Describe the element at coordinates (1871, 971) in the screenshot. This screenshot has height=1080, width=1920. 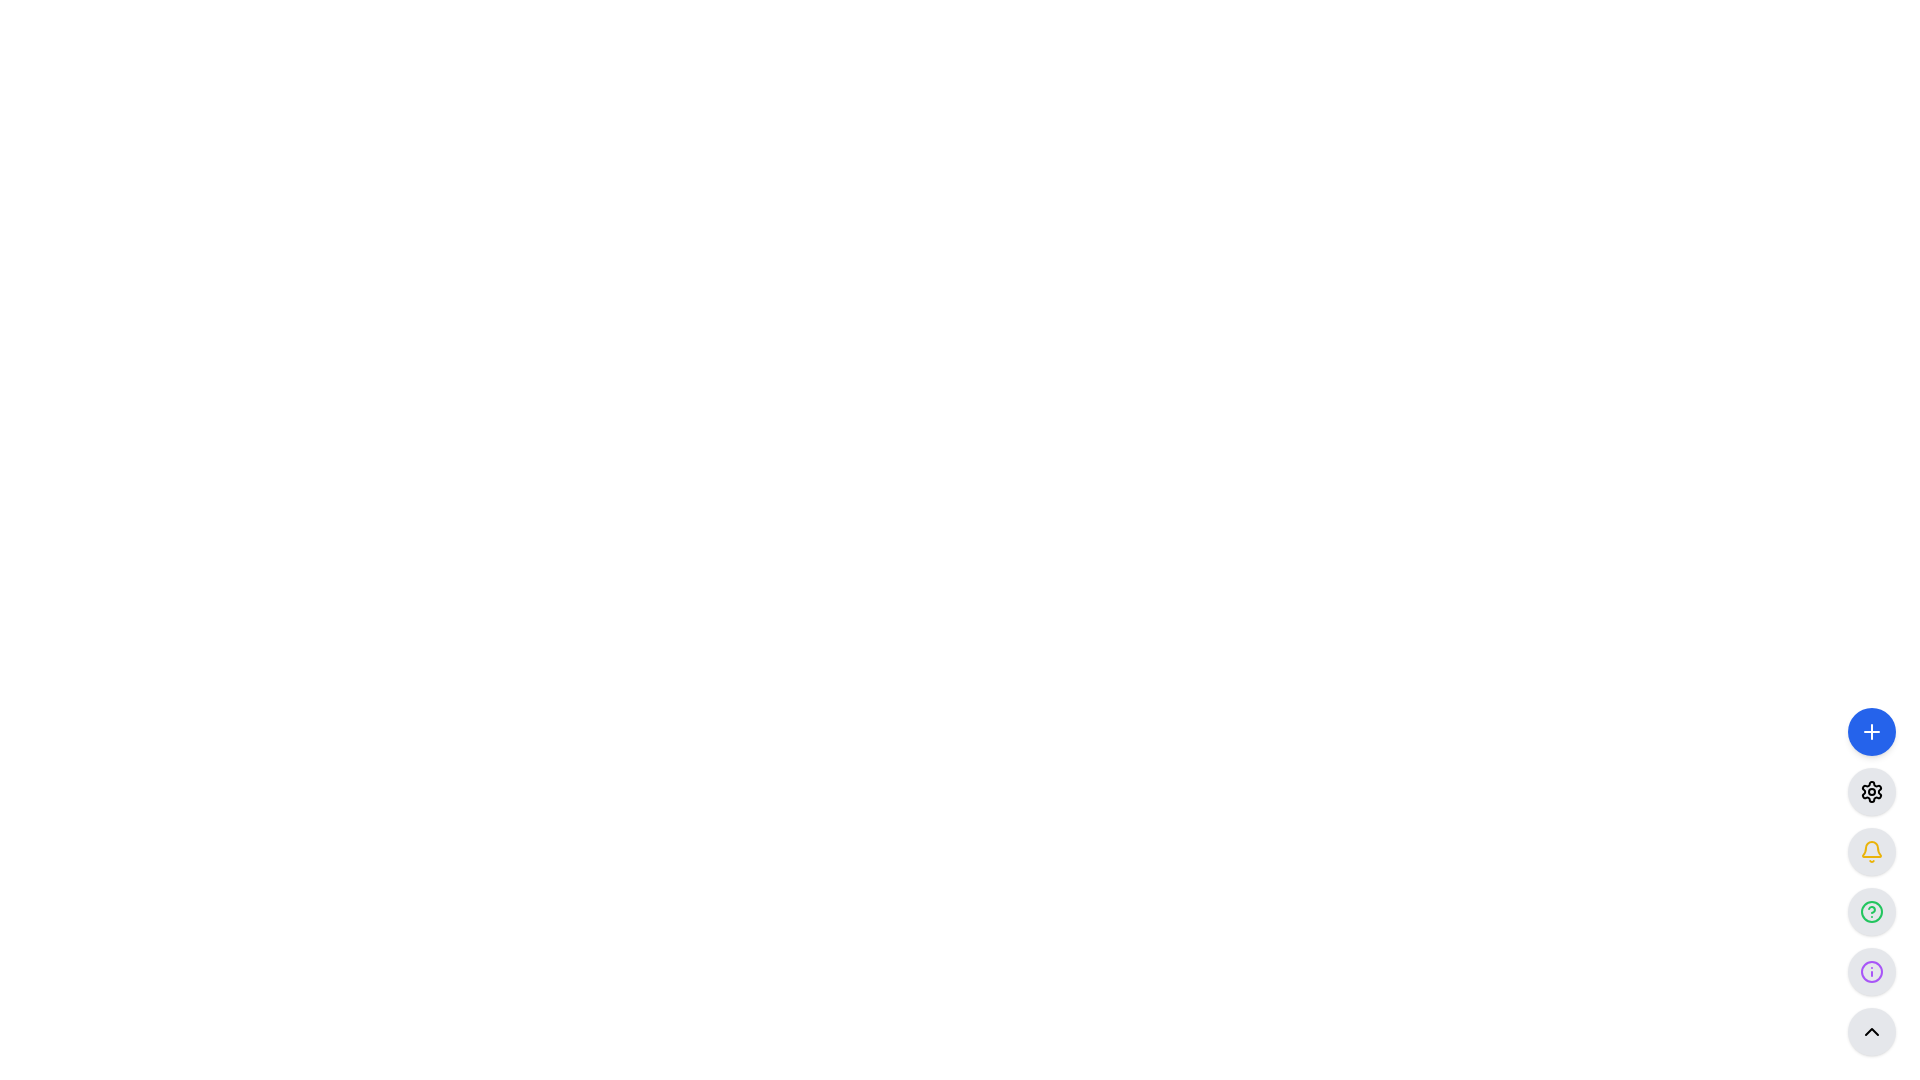
I see `the icon button located between the green question mark icon above and the pink-bordered square icon below` at that location.